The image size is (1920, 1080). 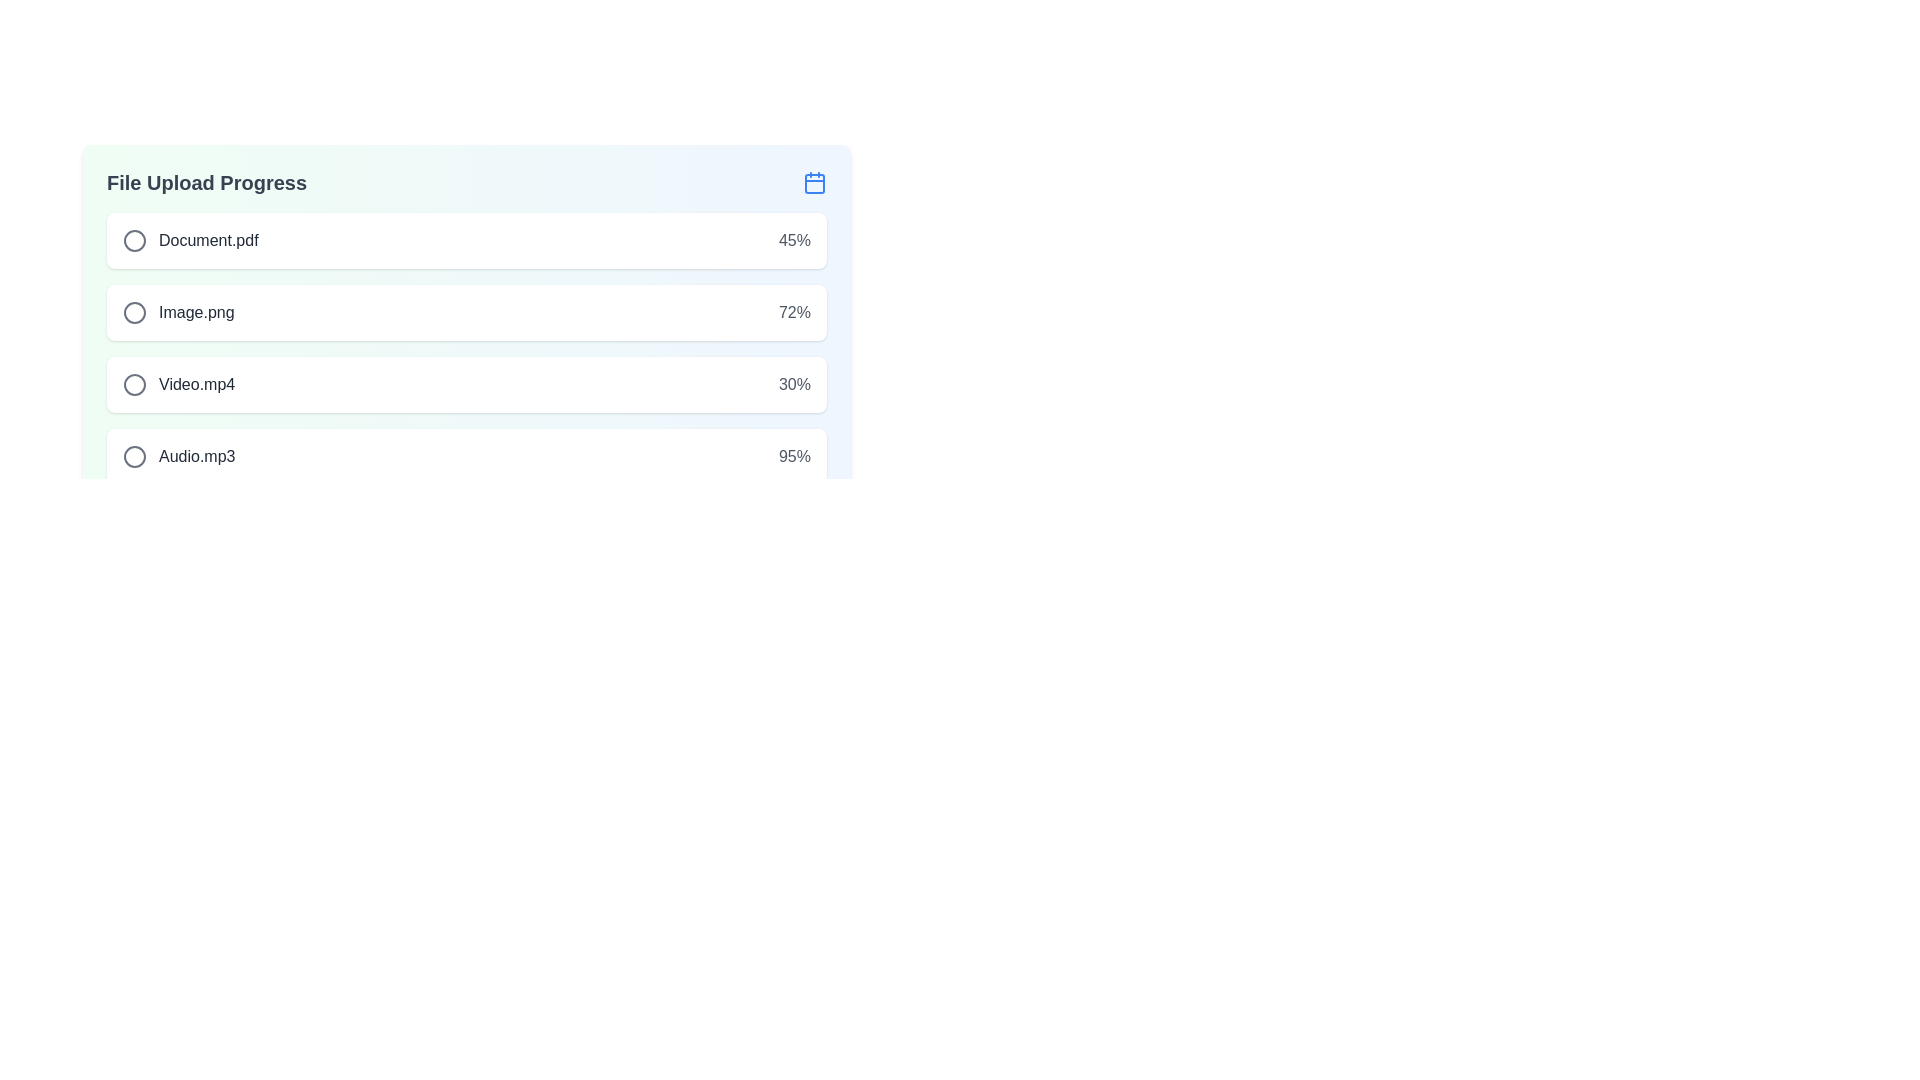 I want to click on the calendar icon located to the far right of the header section labeled 'File Upload Progress', so click(x=815, y=182).